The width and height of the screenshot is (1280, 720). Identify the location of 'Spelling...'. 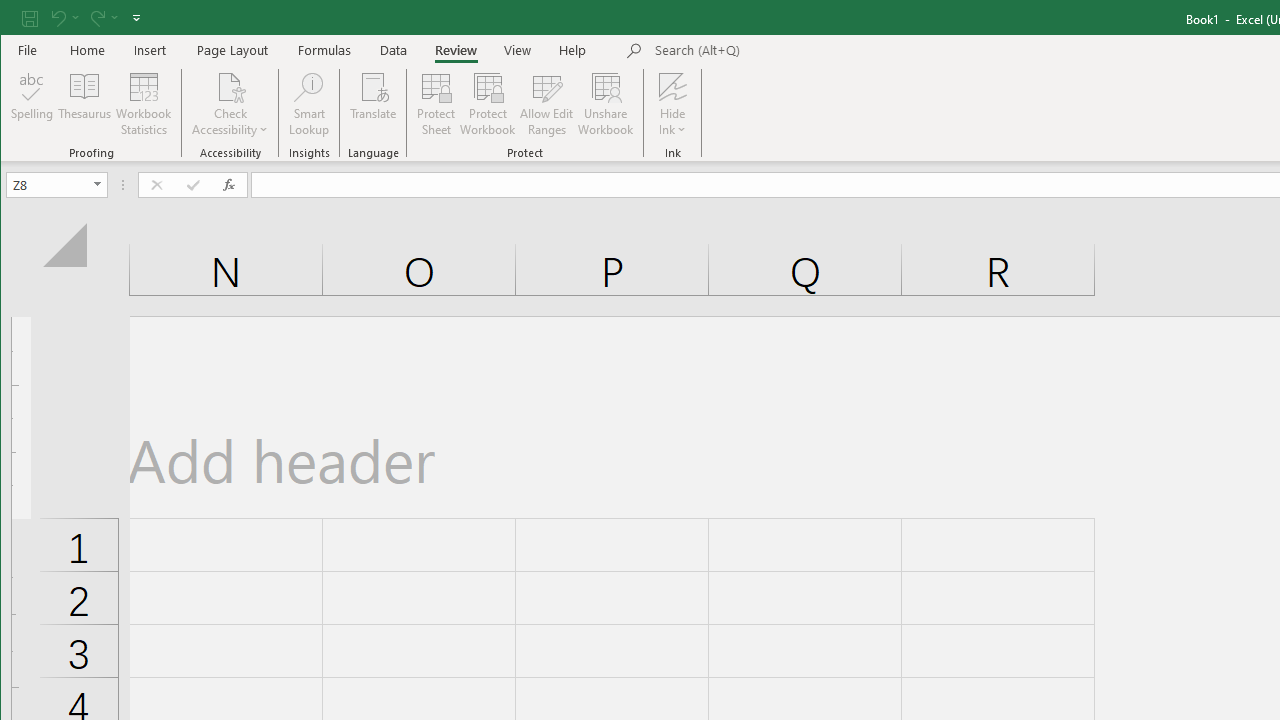
(32, 104).